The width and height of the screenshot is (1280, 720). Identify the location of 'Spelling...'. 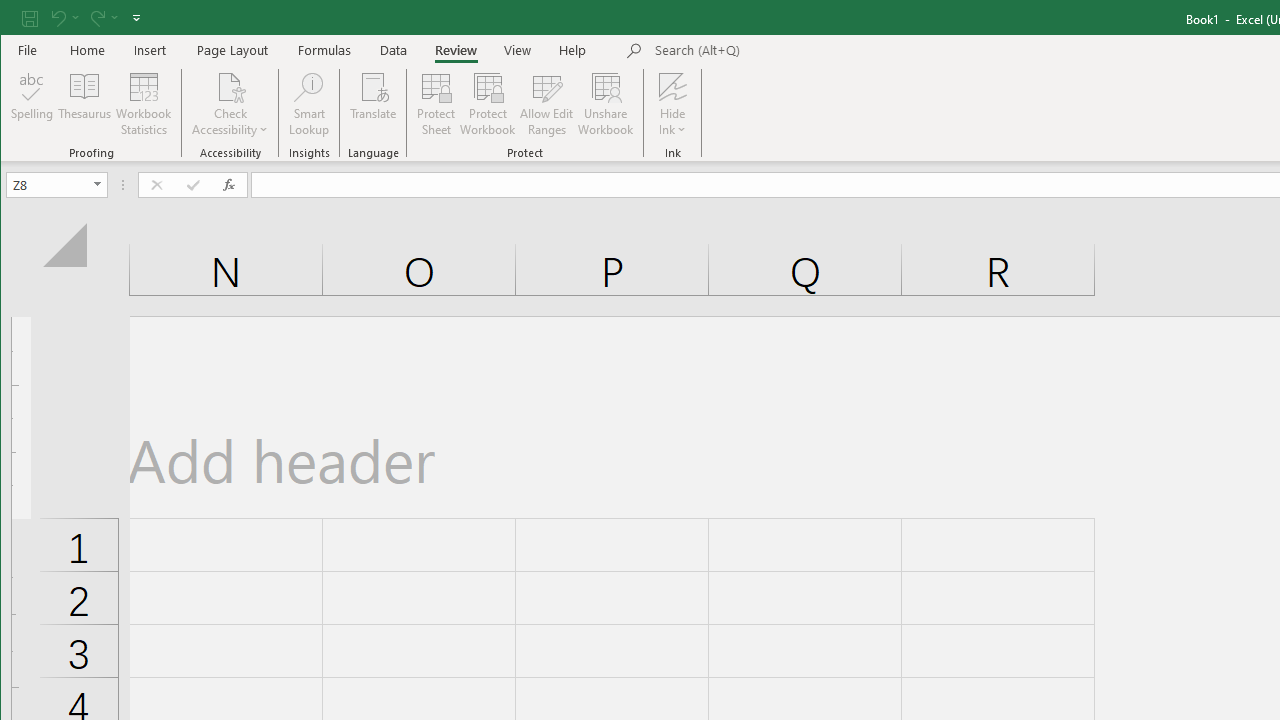
(32, 104).